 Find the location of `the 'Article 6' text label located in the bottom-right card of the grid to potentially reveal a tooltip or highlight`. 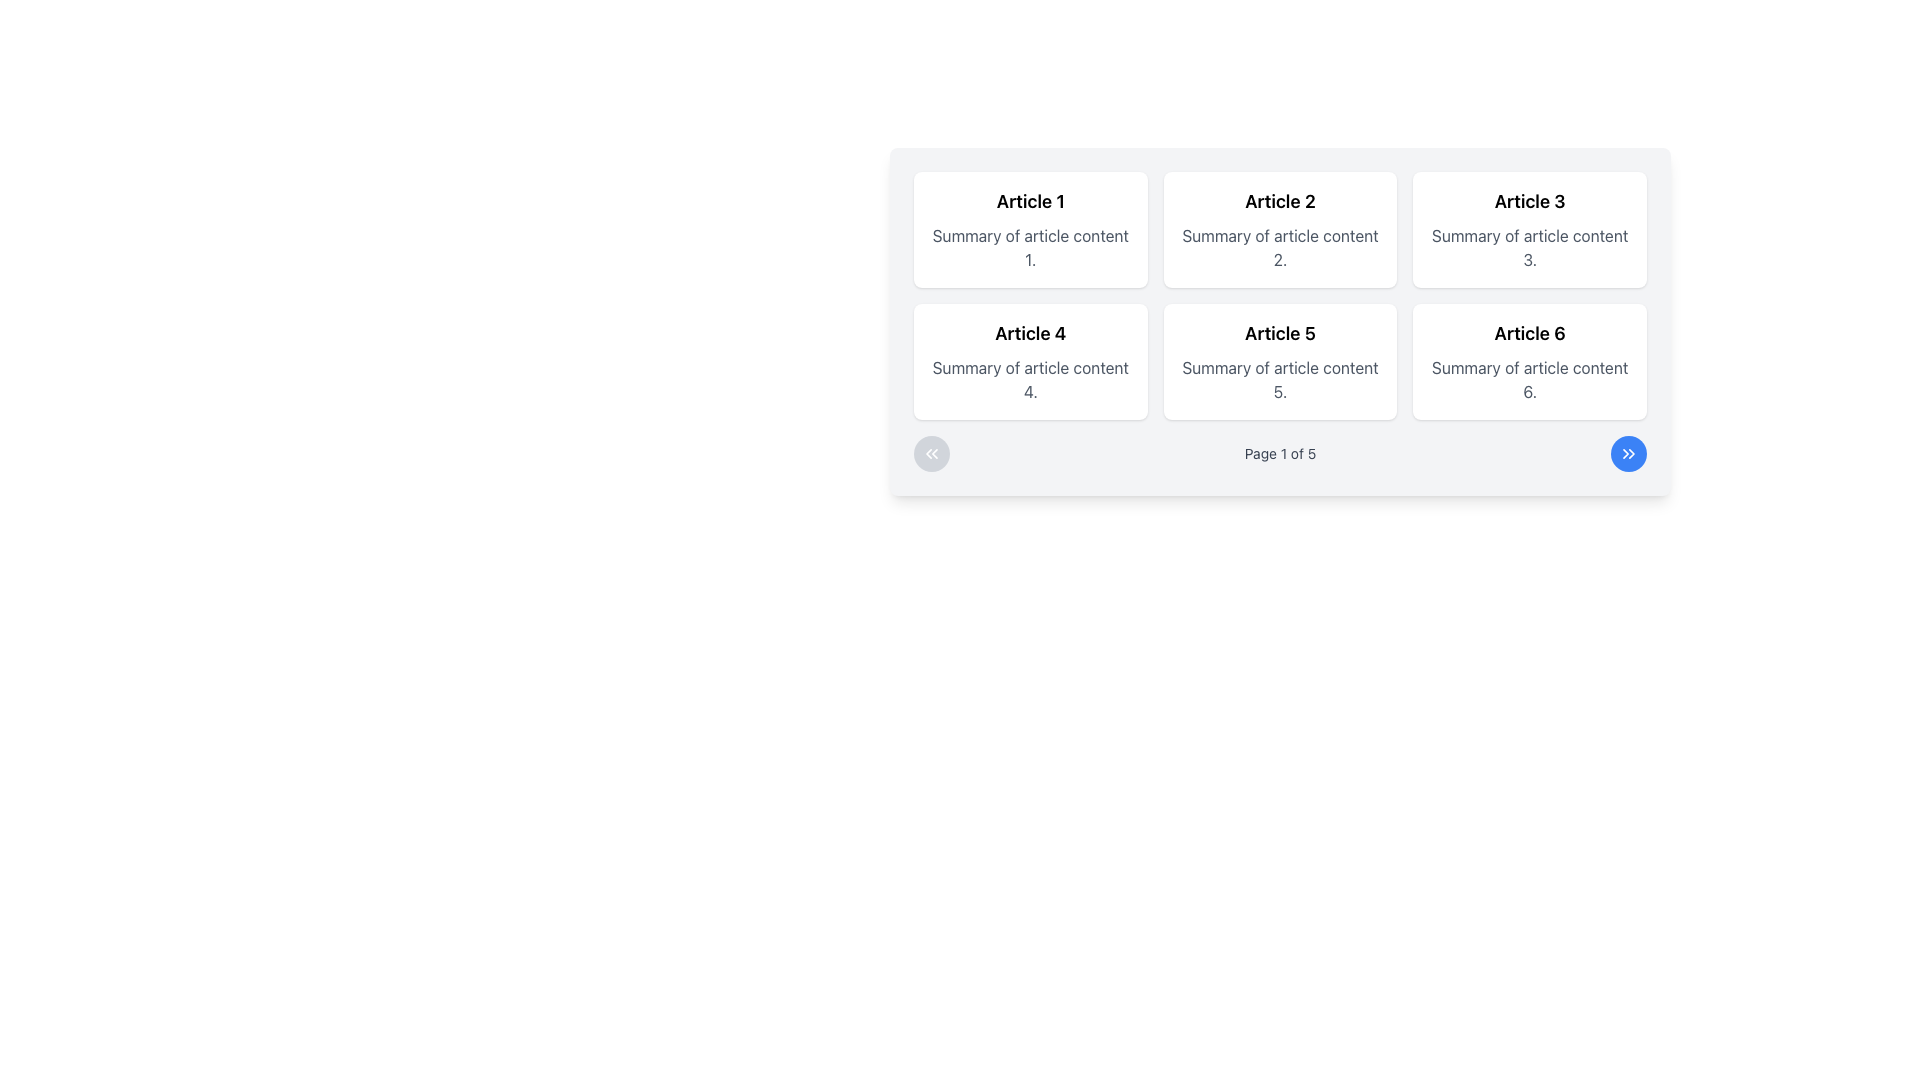

the 'Article 6' text label located in the bottom-right card of the grid to potentially reveal a tooltip or highlight is located at coordinates (1529, 333).